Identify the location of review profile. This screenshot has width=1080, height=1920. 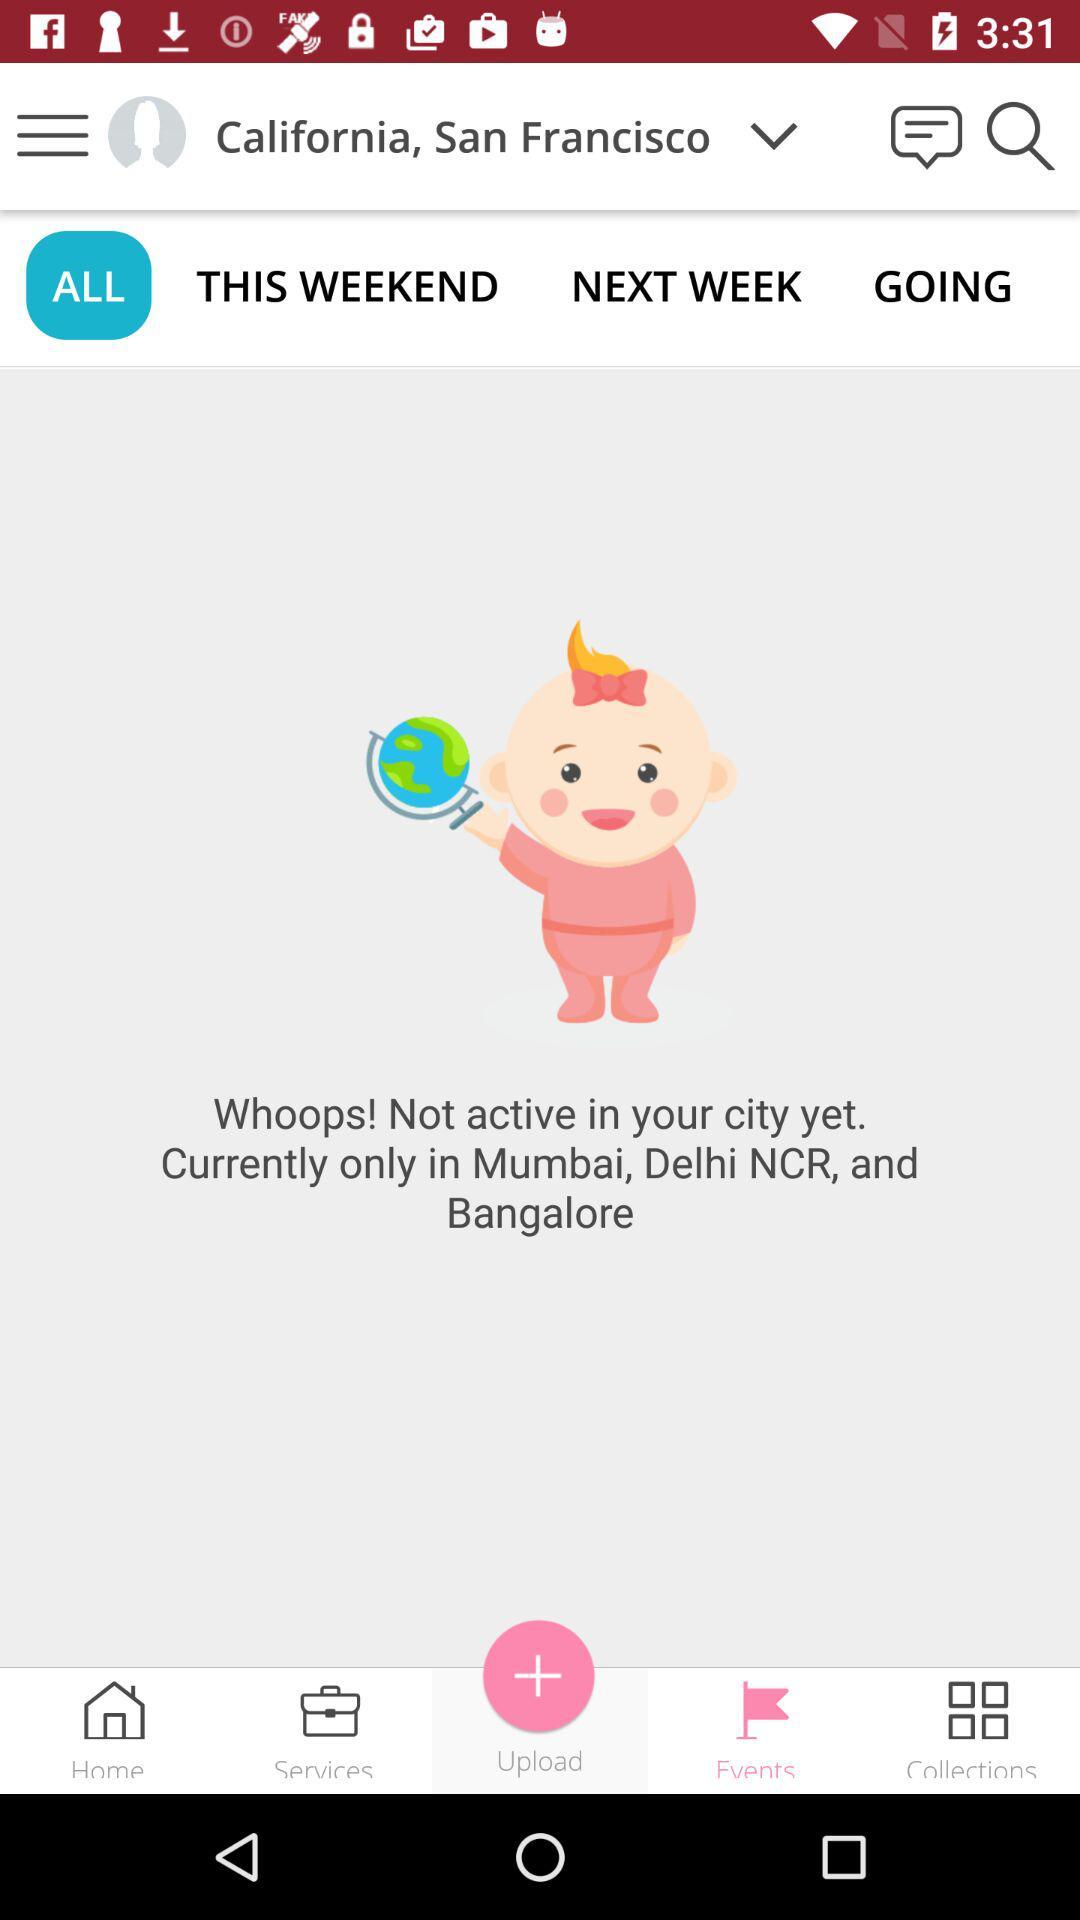
(145, 134).